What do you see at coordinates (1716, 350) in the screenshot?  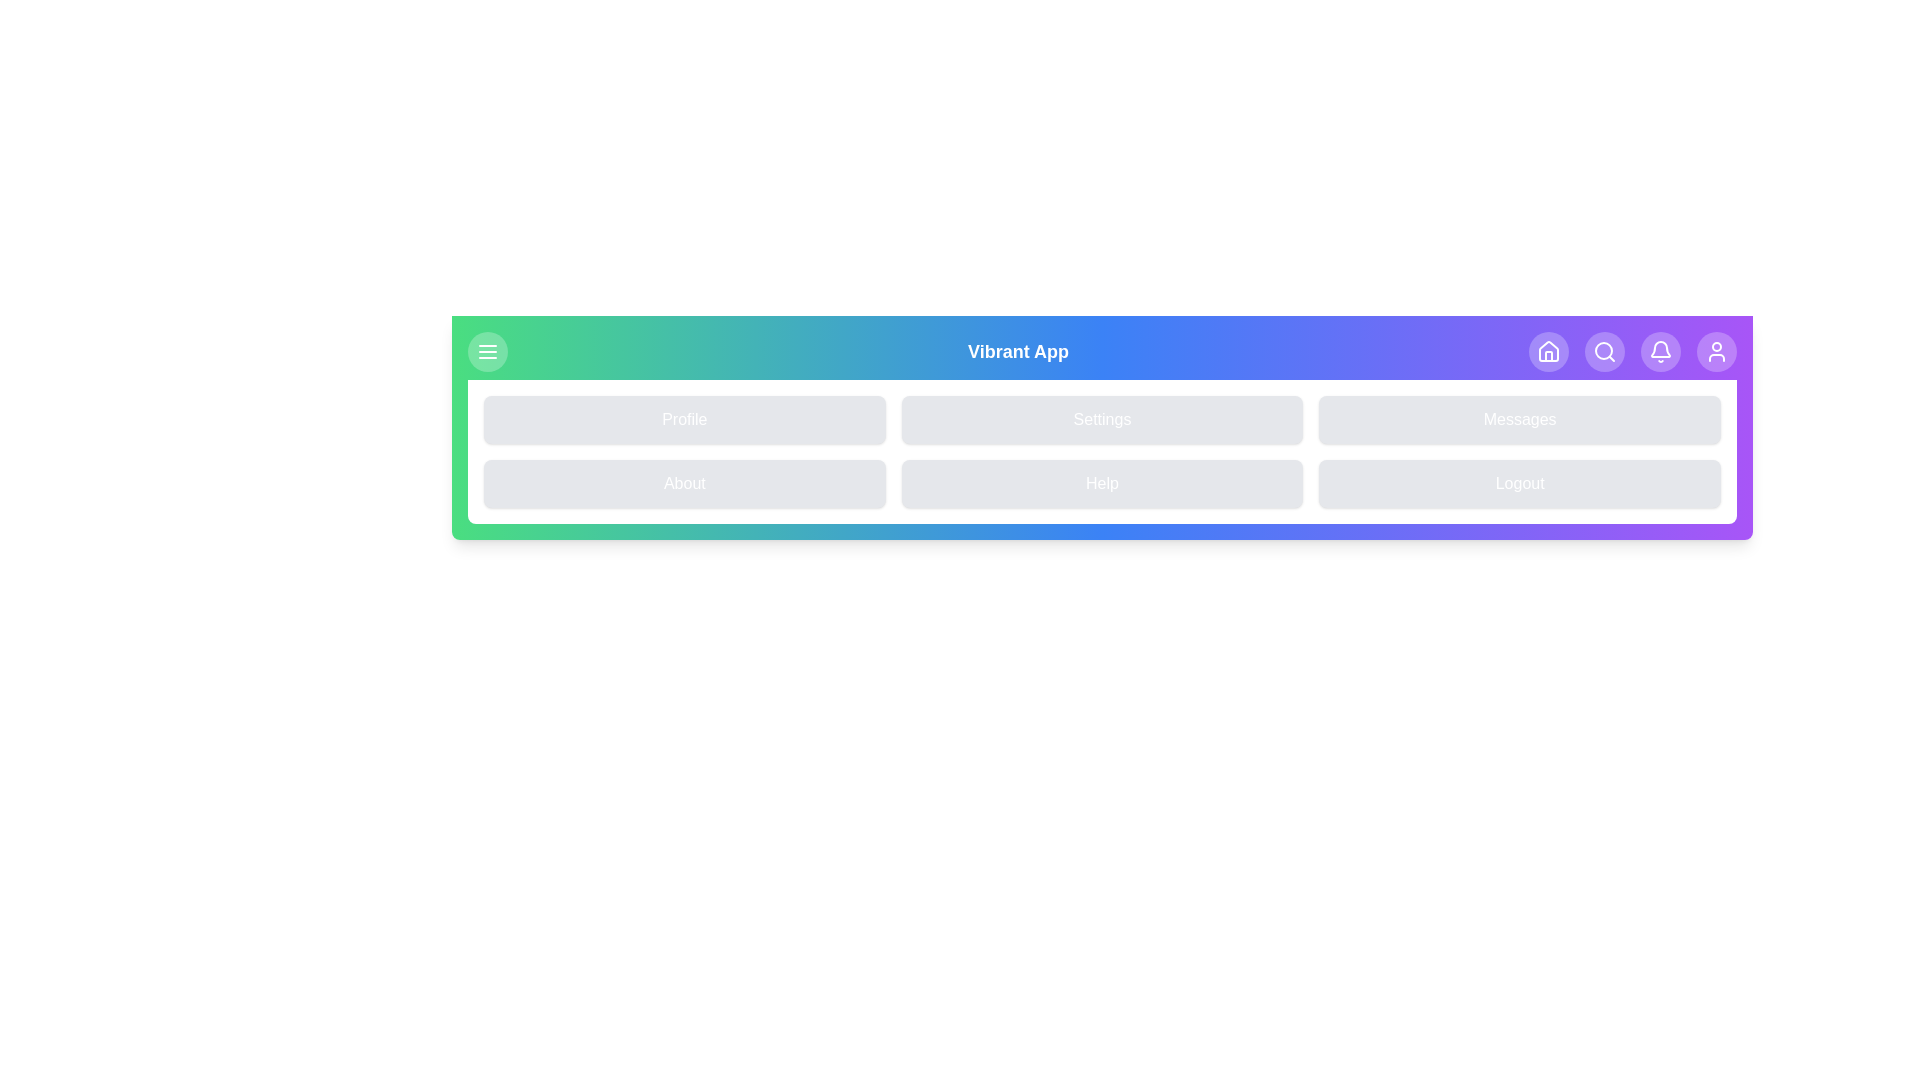 I see `the navigation icon User` at bounding box center [1716, 350].